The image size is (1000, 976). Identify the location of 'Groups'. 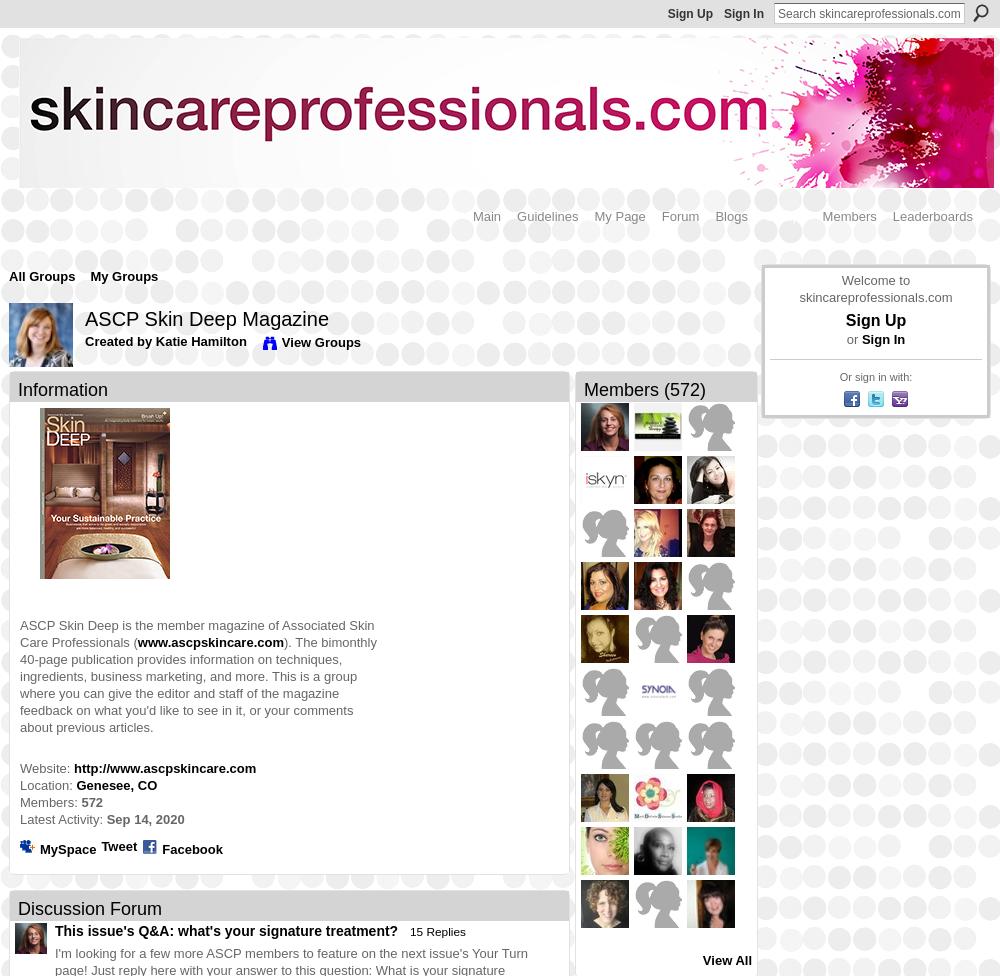
(784, 214).